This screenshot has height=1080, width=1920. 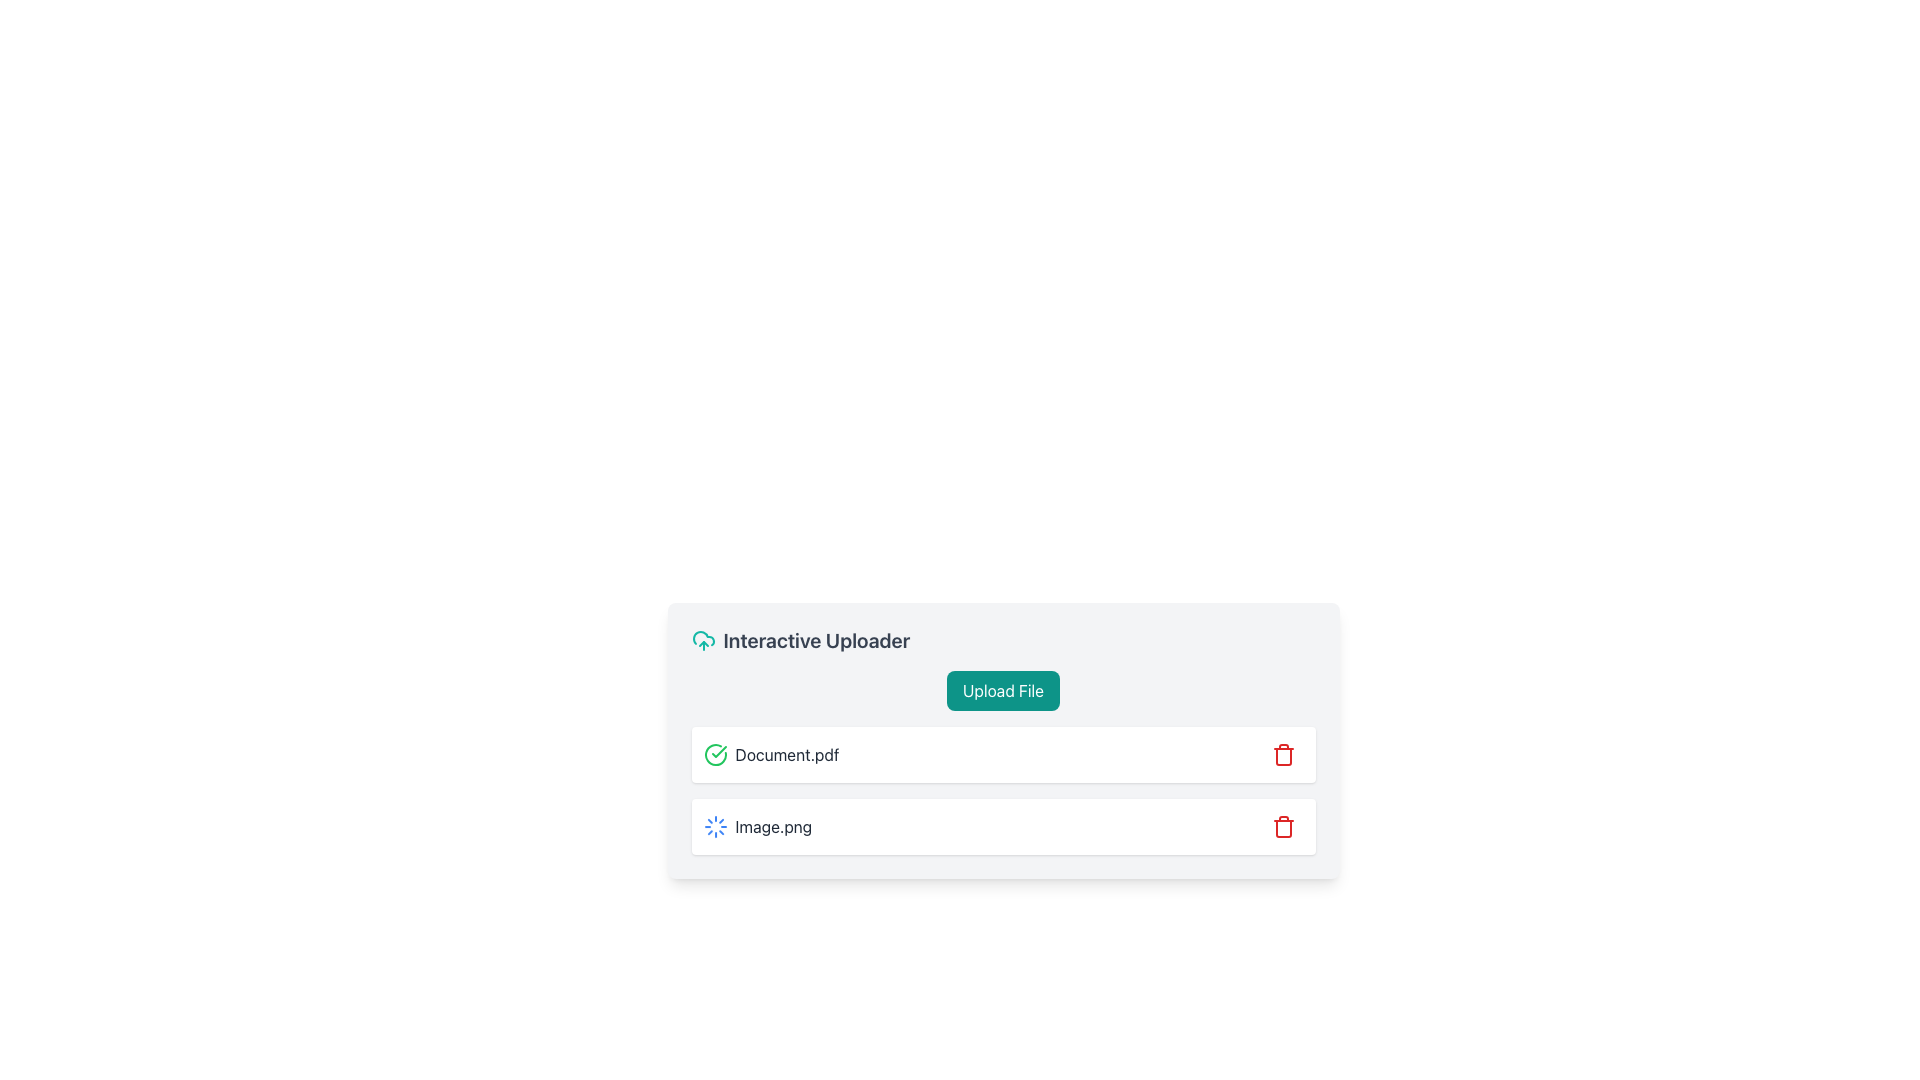 What do you see at coordinates (1003, 826) in the screenshot?
I see `the spinning loader icon for the file 'Image.png' status updates, which is located within a compound UI component that includes a label and a deletion button` at bounding box center [1003, 826].